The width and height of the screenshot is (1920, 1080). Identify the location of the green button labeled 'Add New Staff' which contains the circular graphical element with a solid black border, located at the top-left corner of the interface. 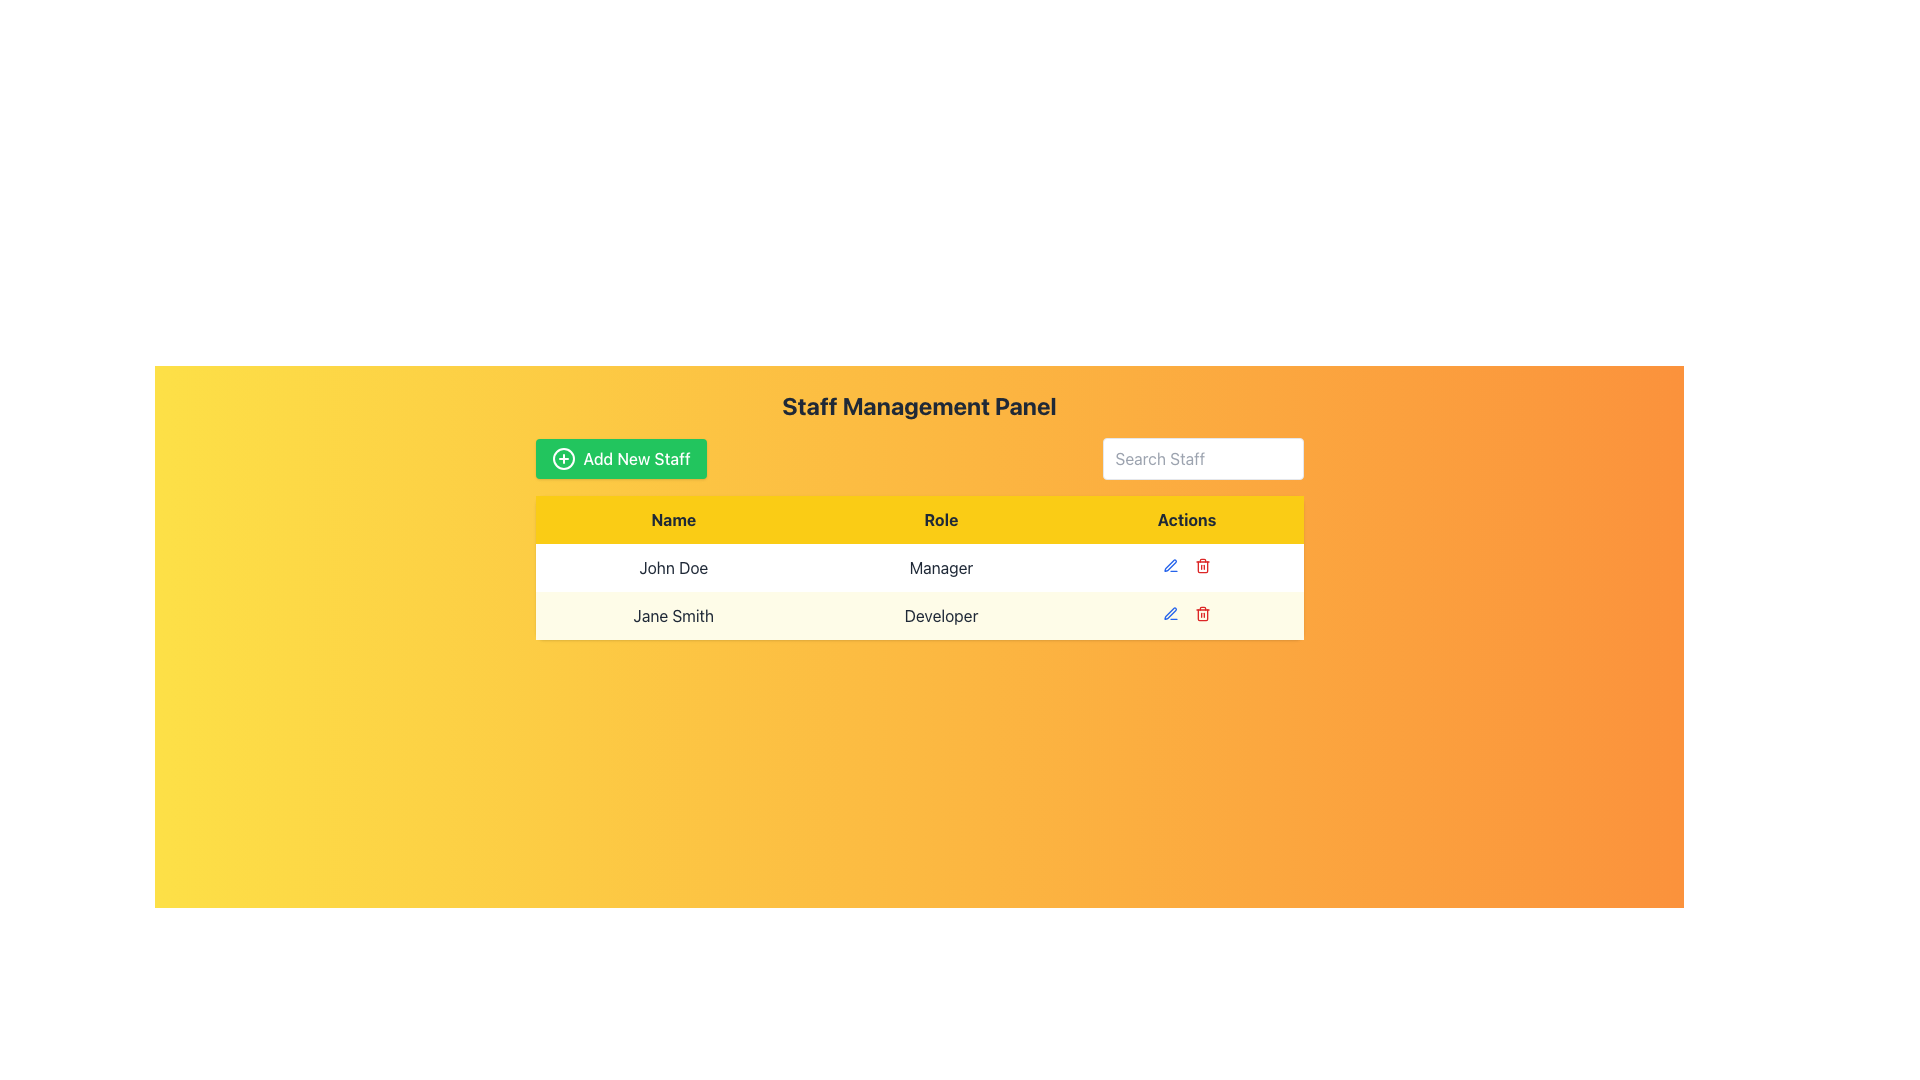
(562, 459).